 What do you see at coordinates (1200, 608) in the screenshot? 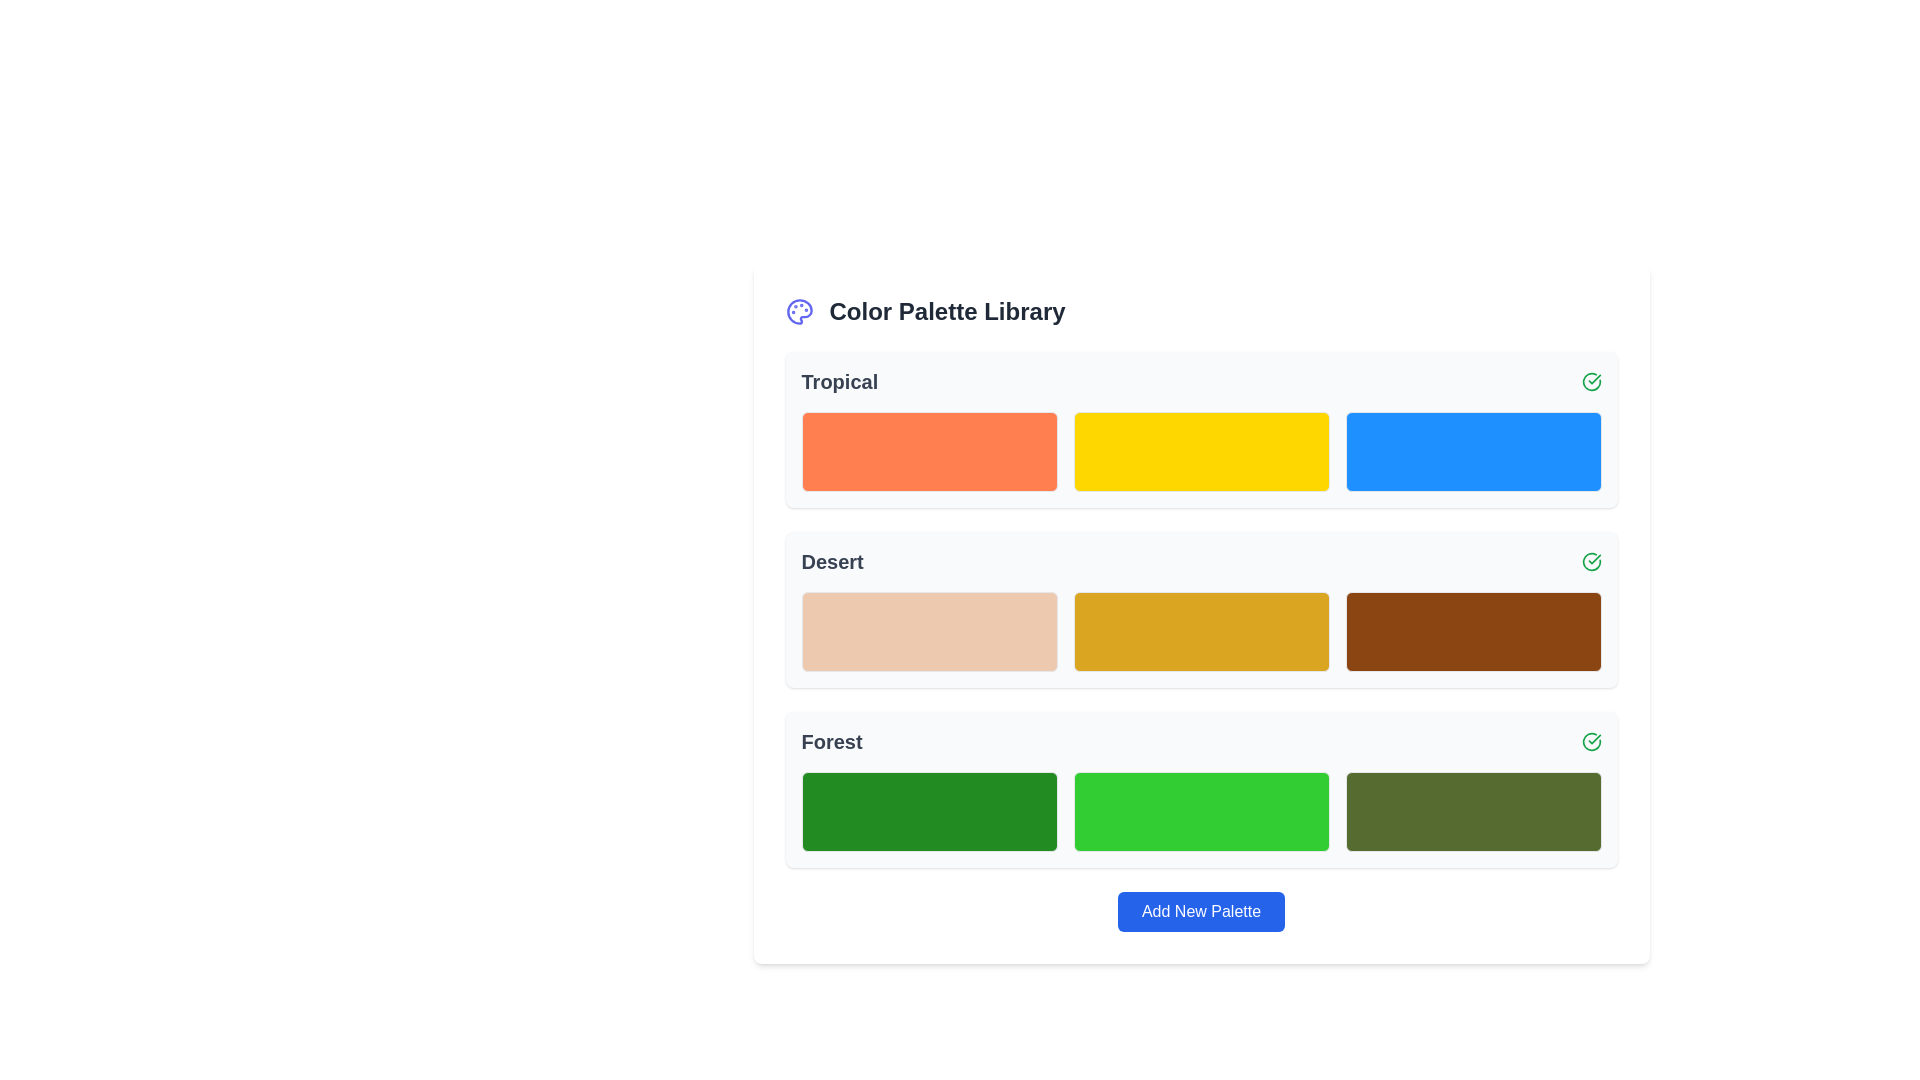
I see `the central color swatch of the 'Desert' section, which is the second element in a vertical stack of three similar elements` at bounding box center [1200, 608].